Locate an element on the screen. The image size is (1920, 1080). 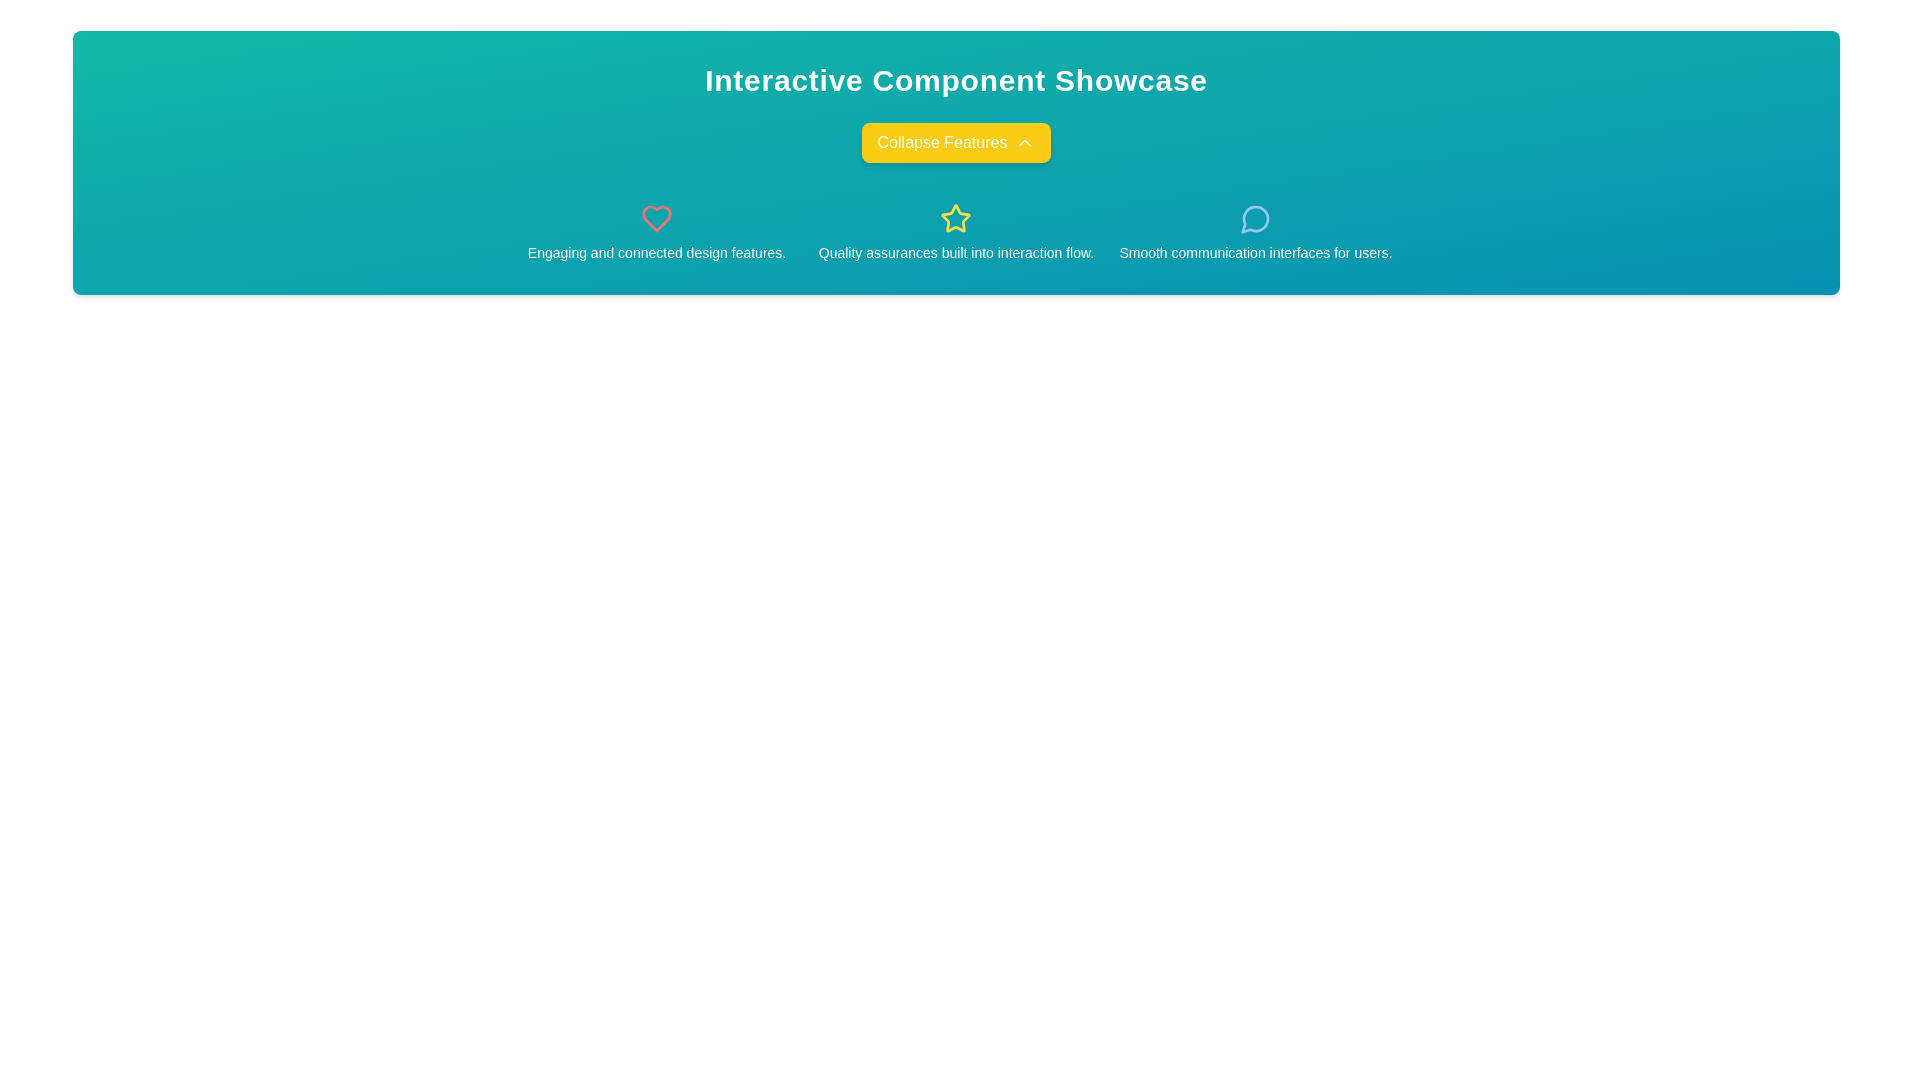
the button located centrally beneath the title 'Interactive Component Showcase' is located at coordinates (955, 141).